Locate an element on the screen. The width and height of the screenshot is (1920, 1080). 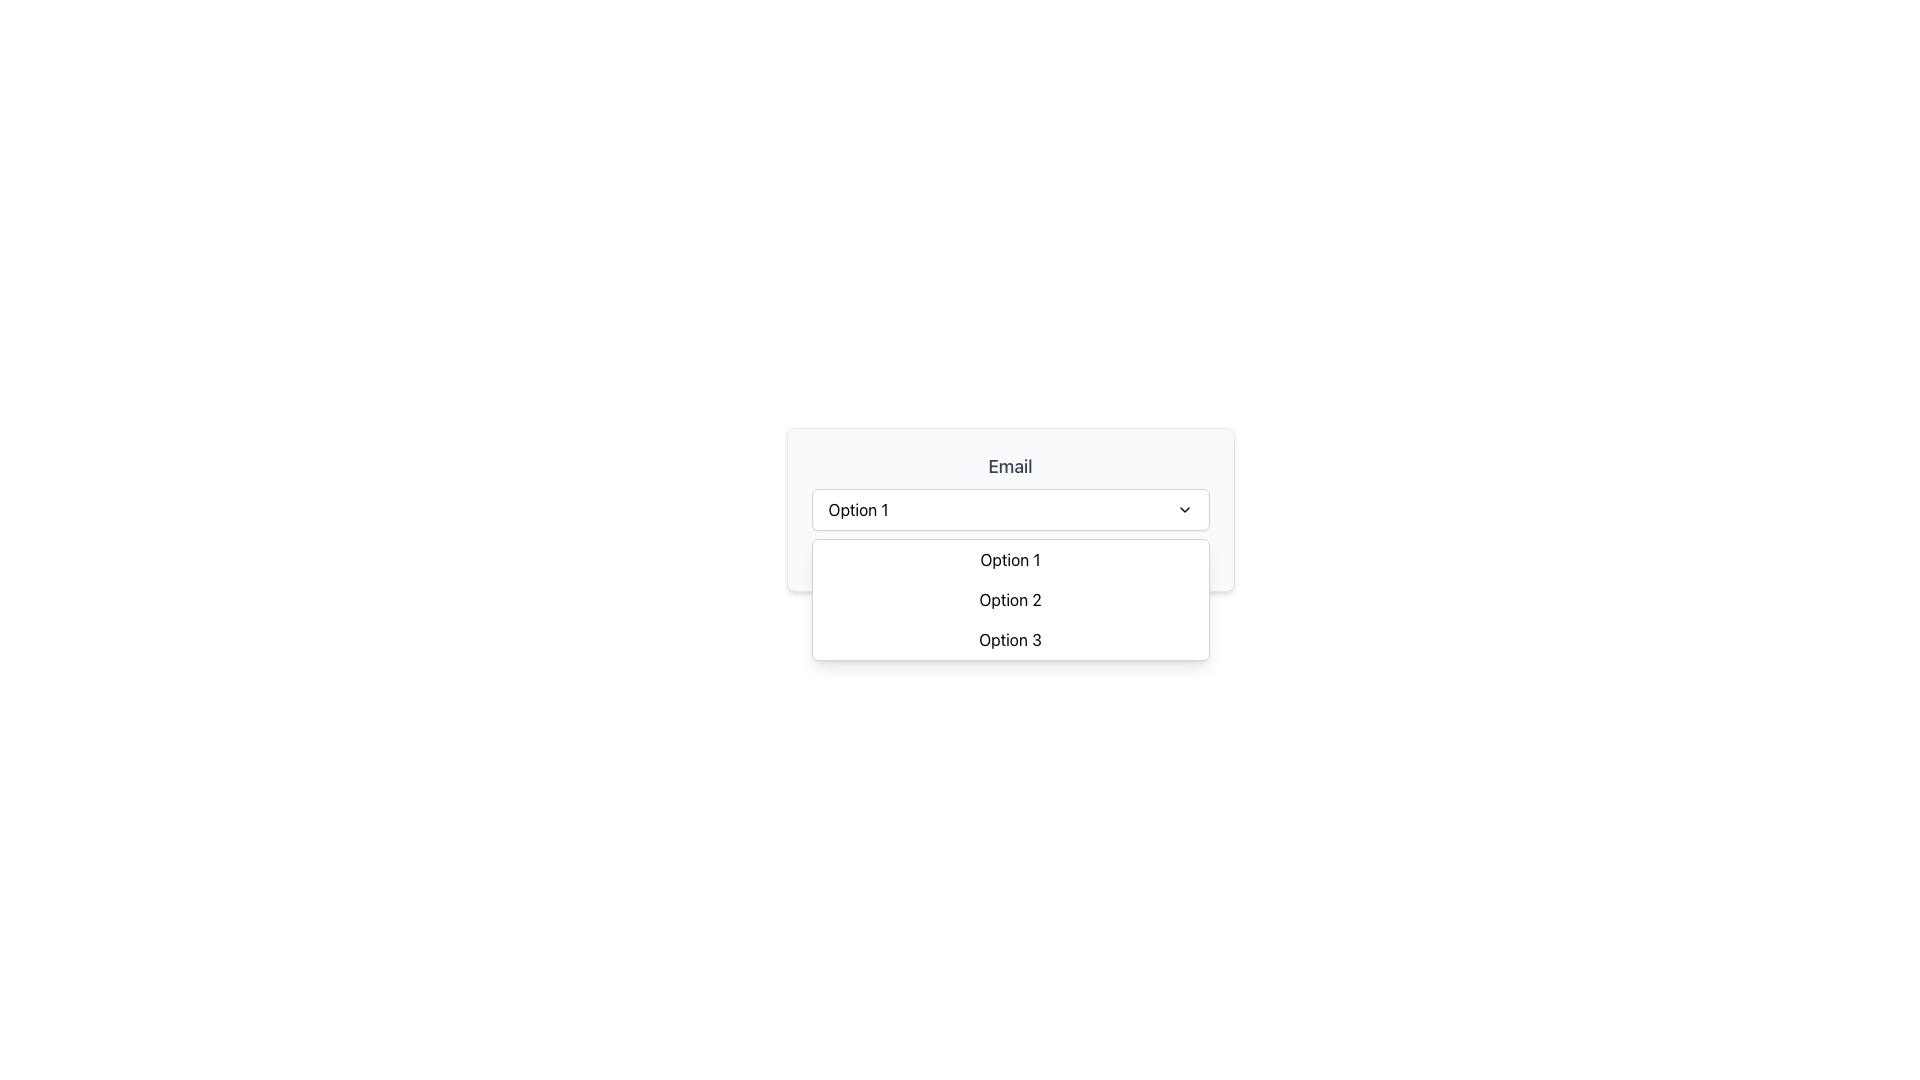
the third selectable option in the dropdown menu labeled 'Option 3' is located at coordinates (1010, 648).